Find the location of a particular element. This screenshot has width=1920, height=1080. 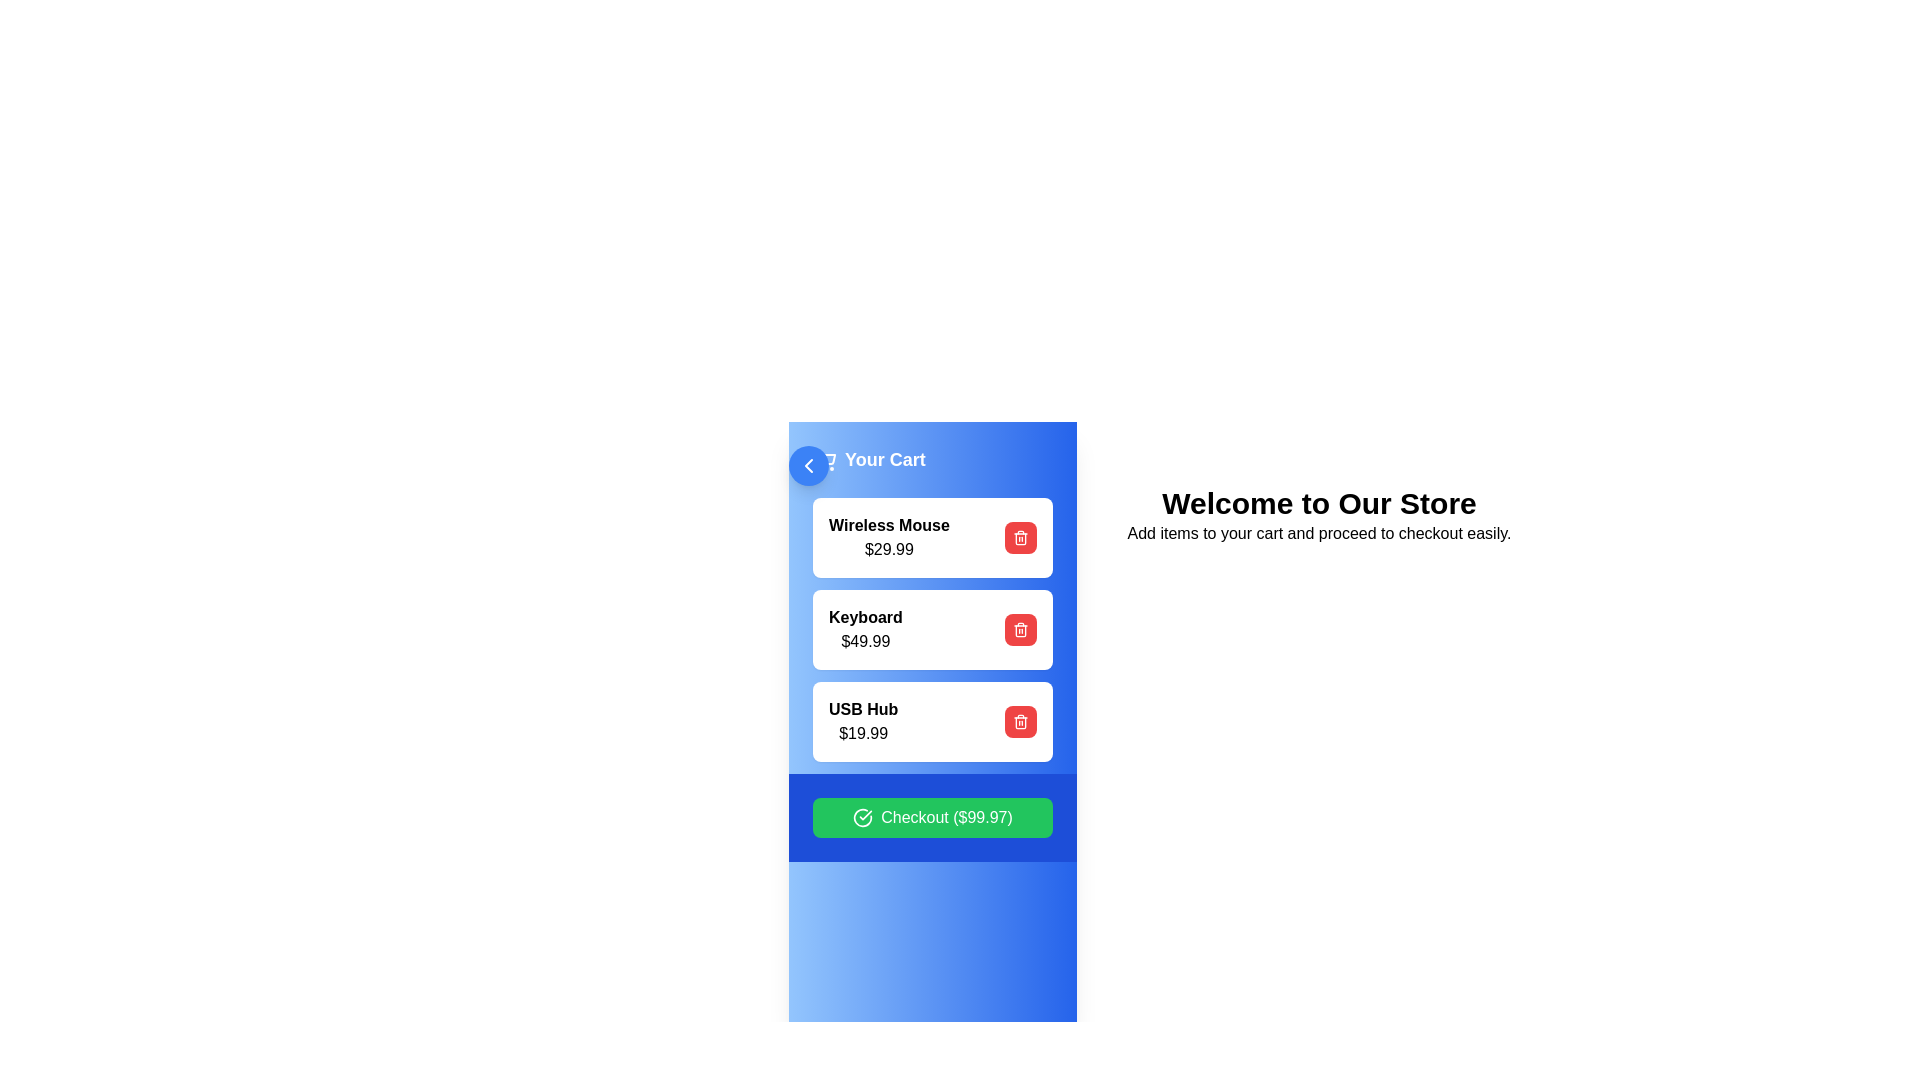

product name 'Keyboard' and its price '$49.99' from the text block located in the middle of the cart interface is located at coordinates (865, 628).